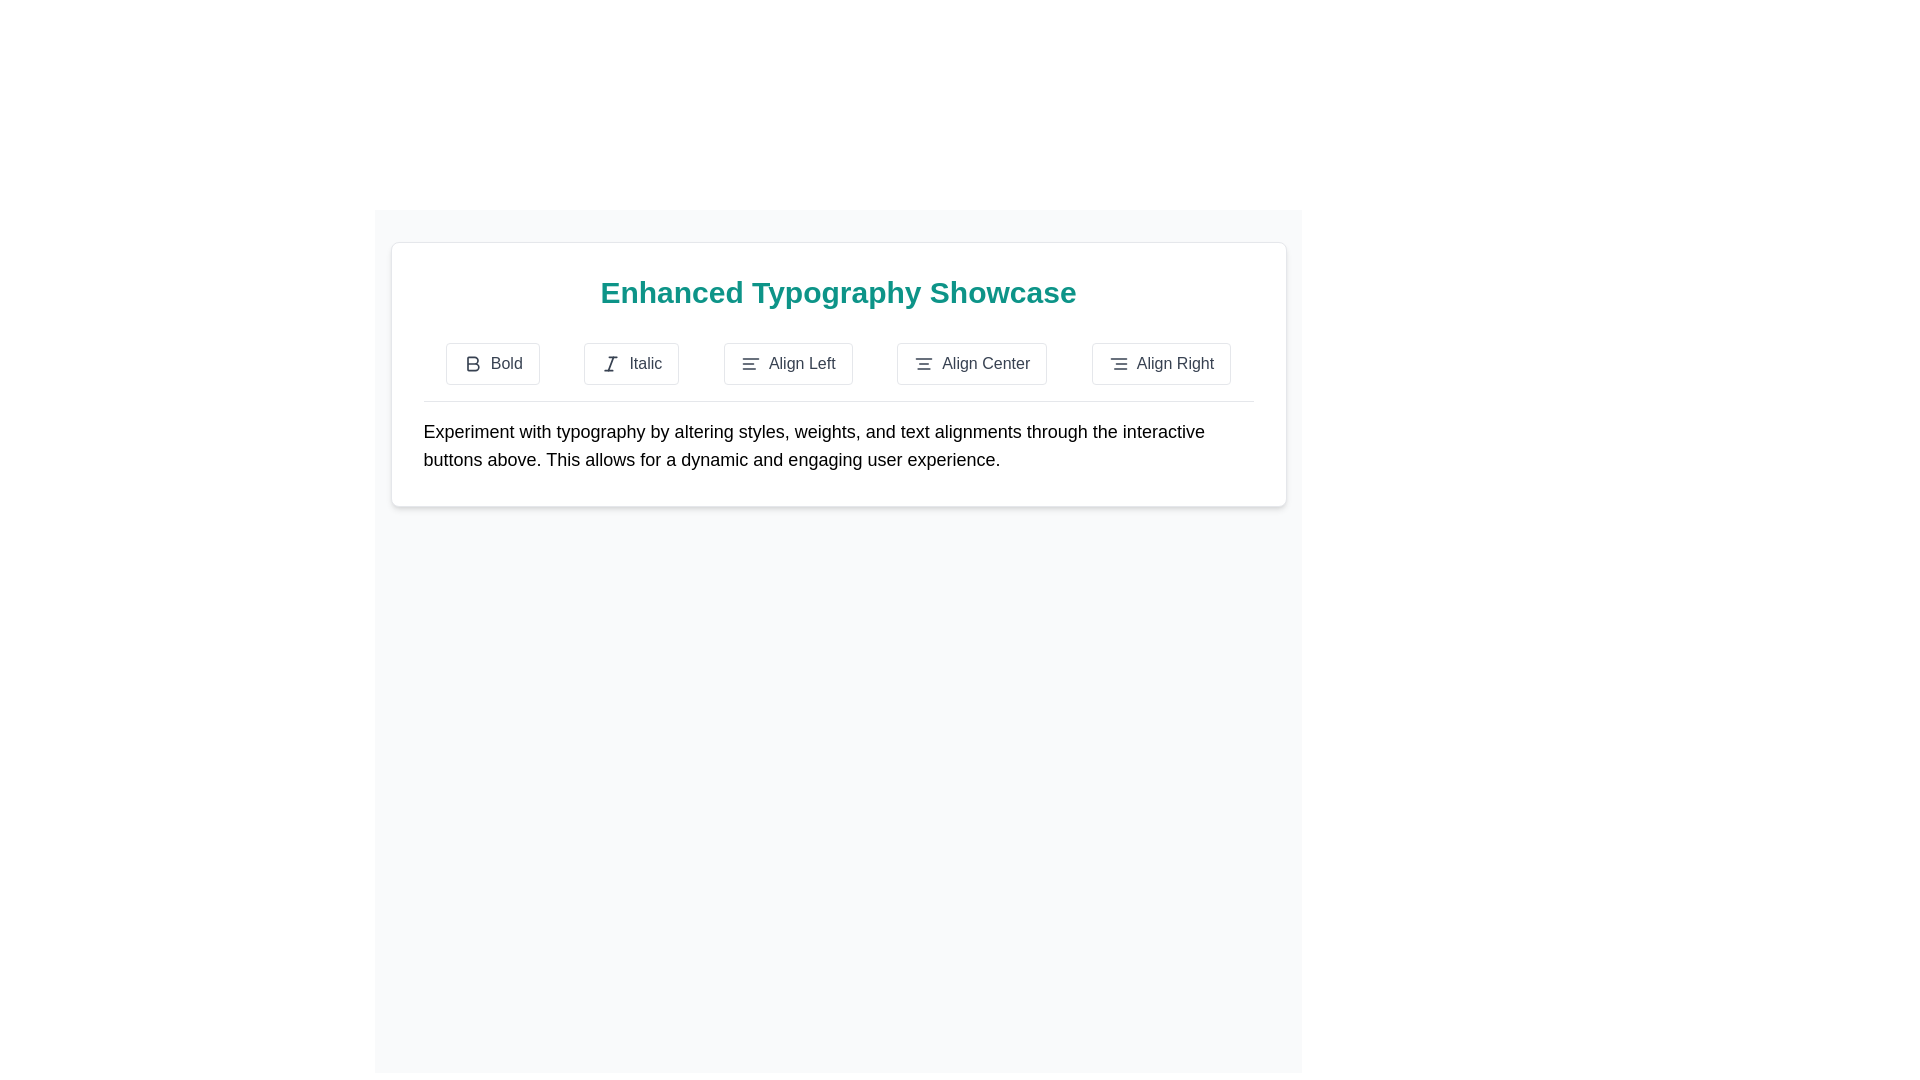 The width and height of the screenshot is (1920, 1080). I want to click on the 'Align Right' icon located within the last button of the alignment series, so click(1117, 363).